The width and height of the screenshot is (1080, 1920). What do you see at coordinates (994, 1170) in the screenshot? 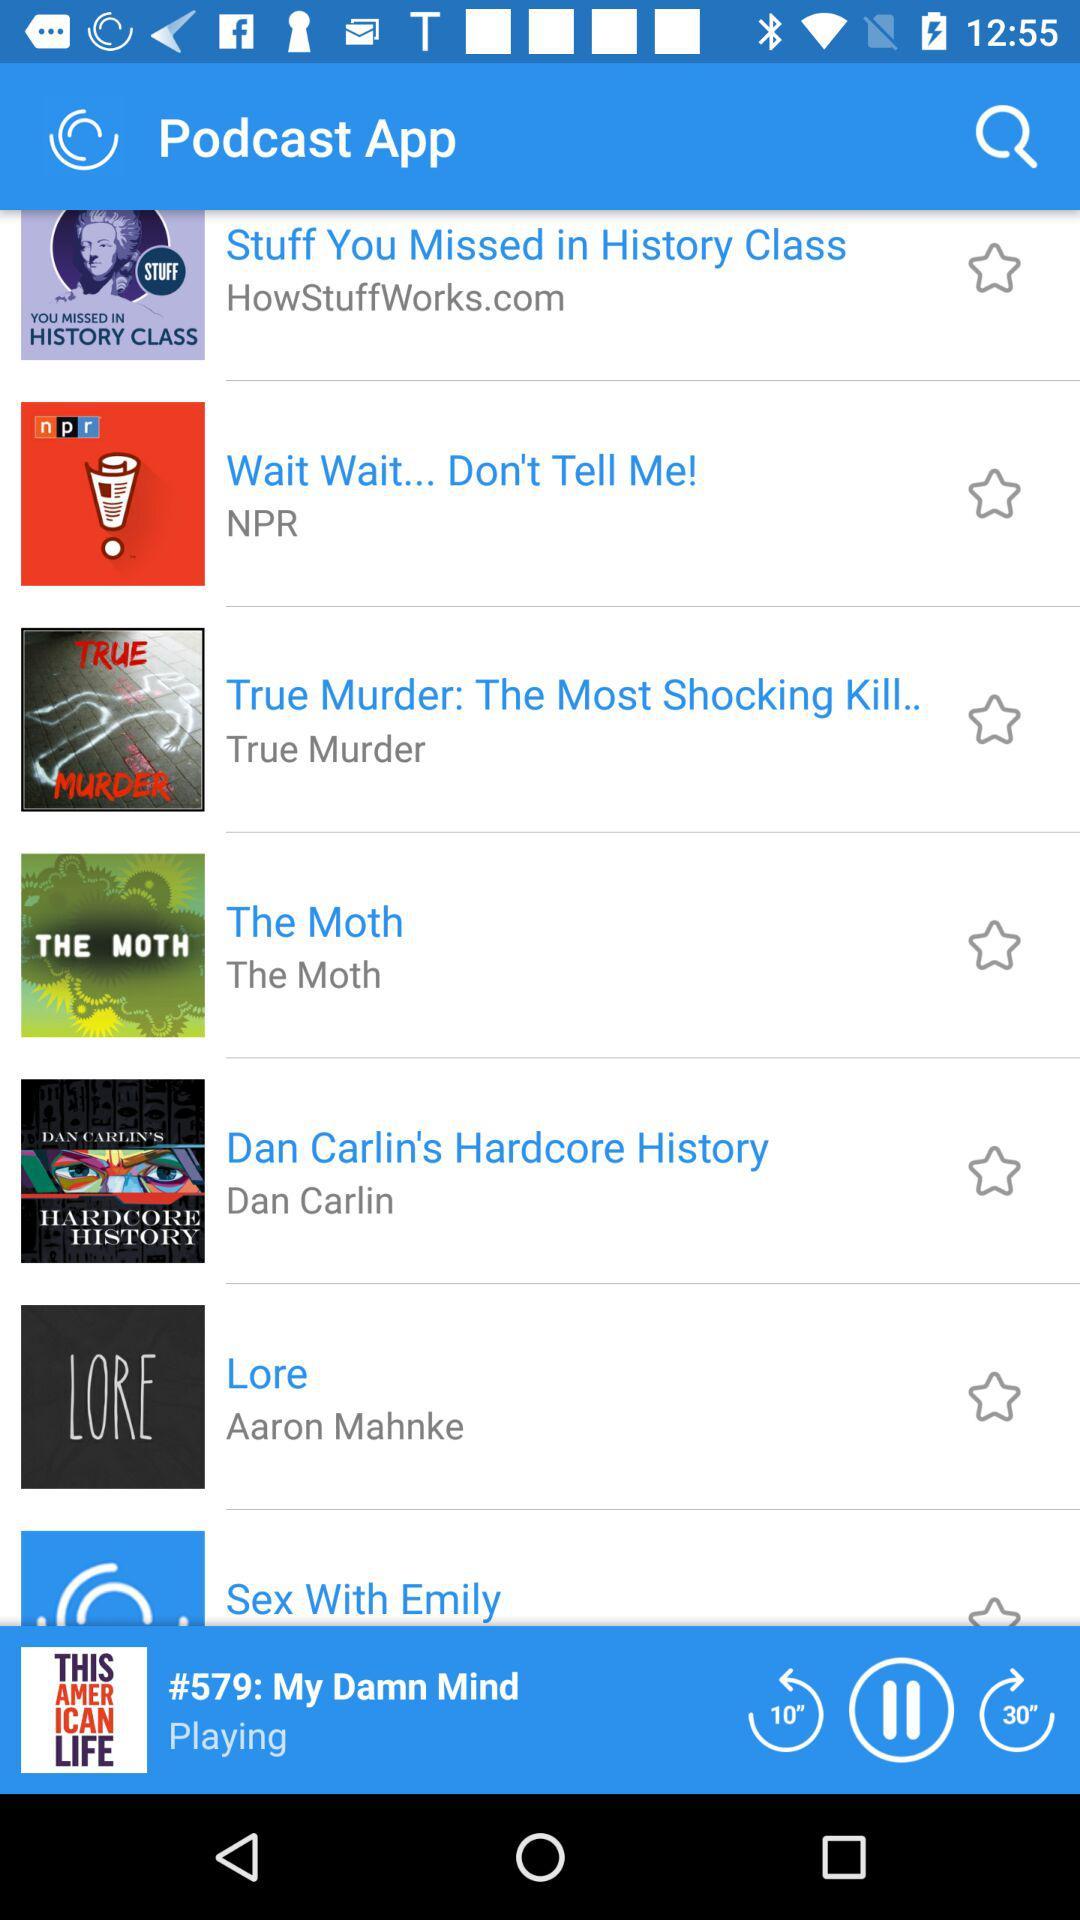
I see `podcast` at bounding box center [994, 1170].